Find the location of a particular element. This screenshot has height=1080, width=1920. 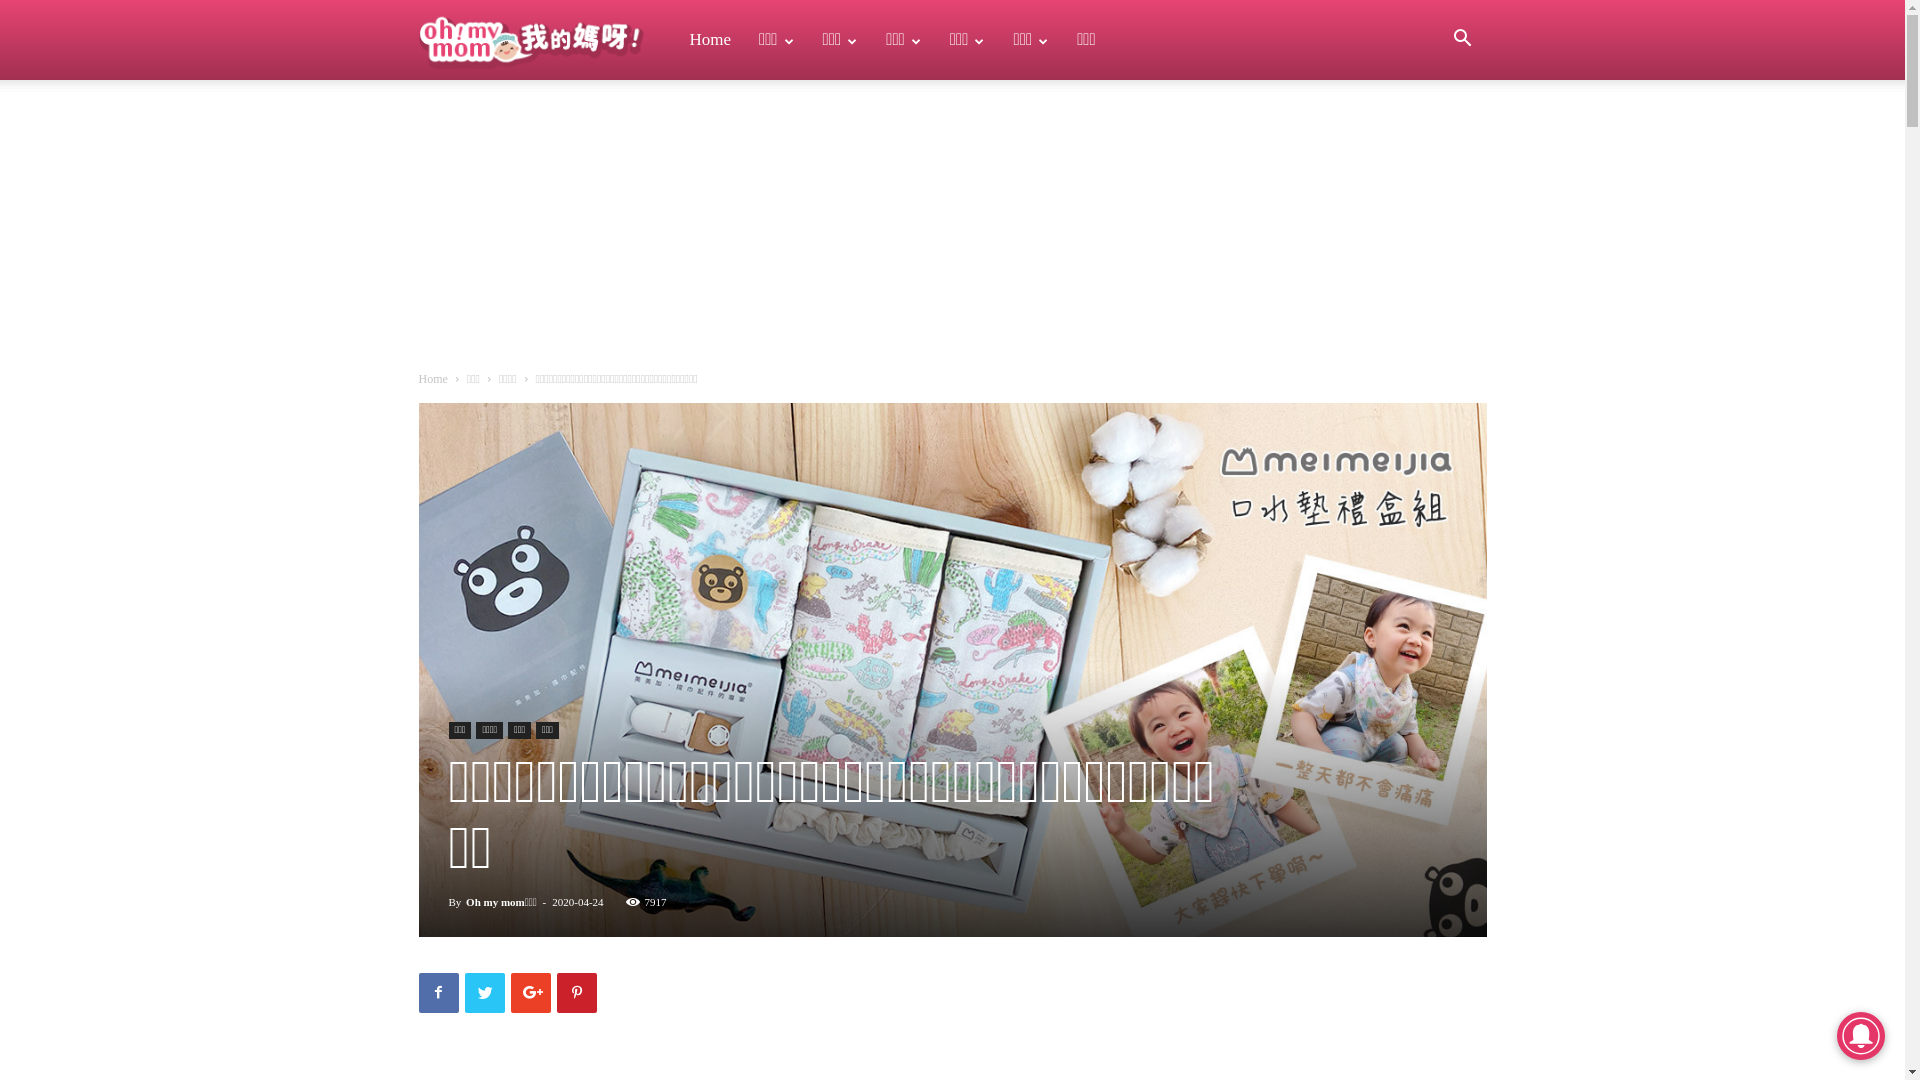

'Home' is located at coordinates (431, 378).